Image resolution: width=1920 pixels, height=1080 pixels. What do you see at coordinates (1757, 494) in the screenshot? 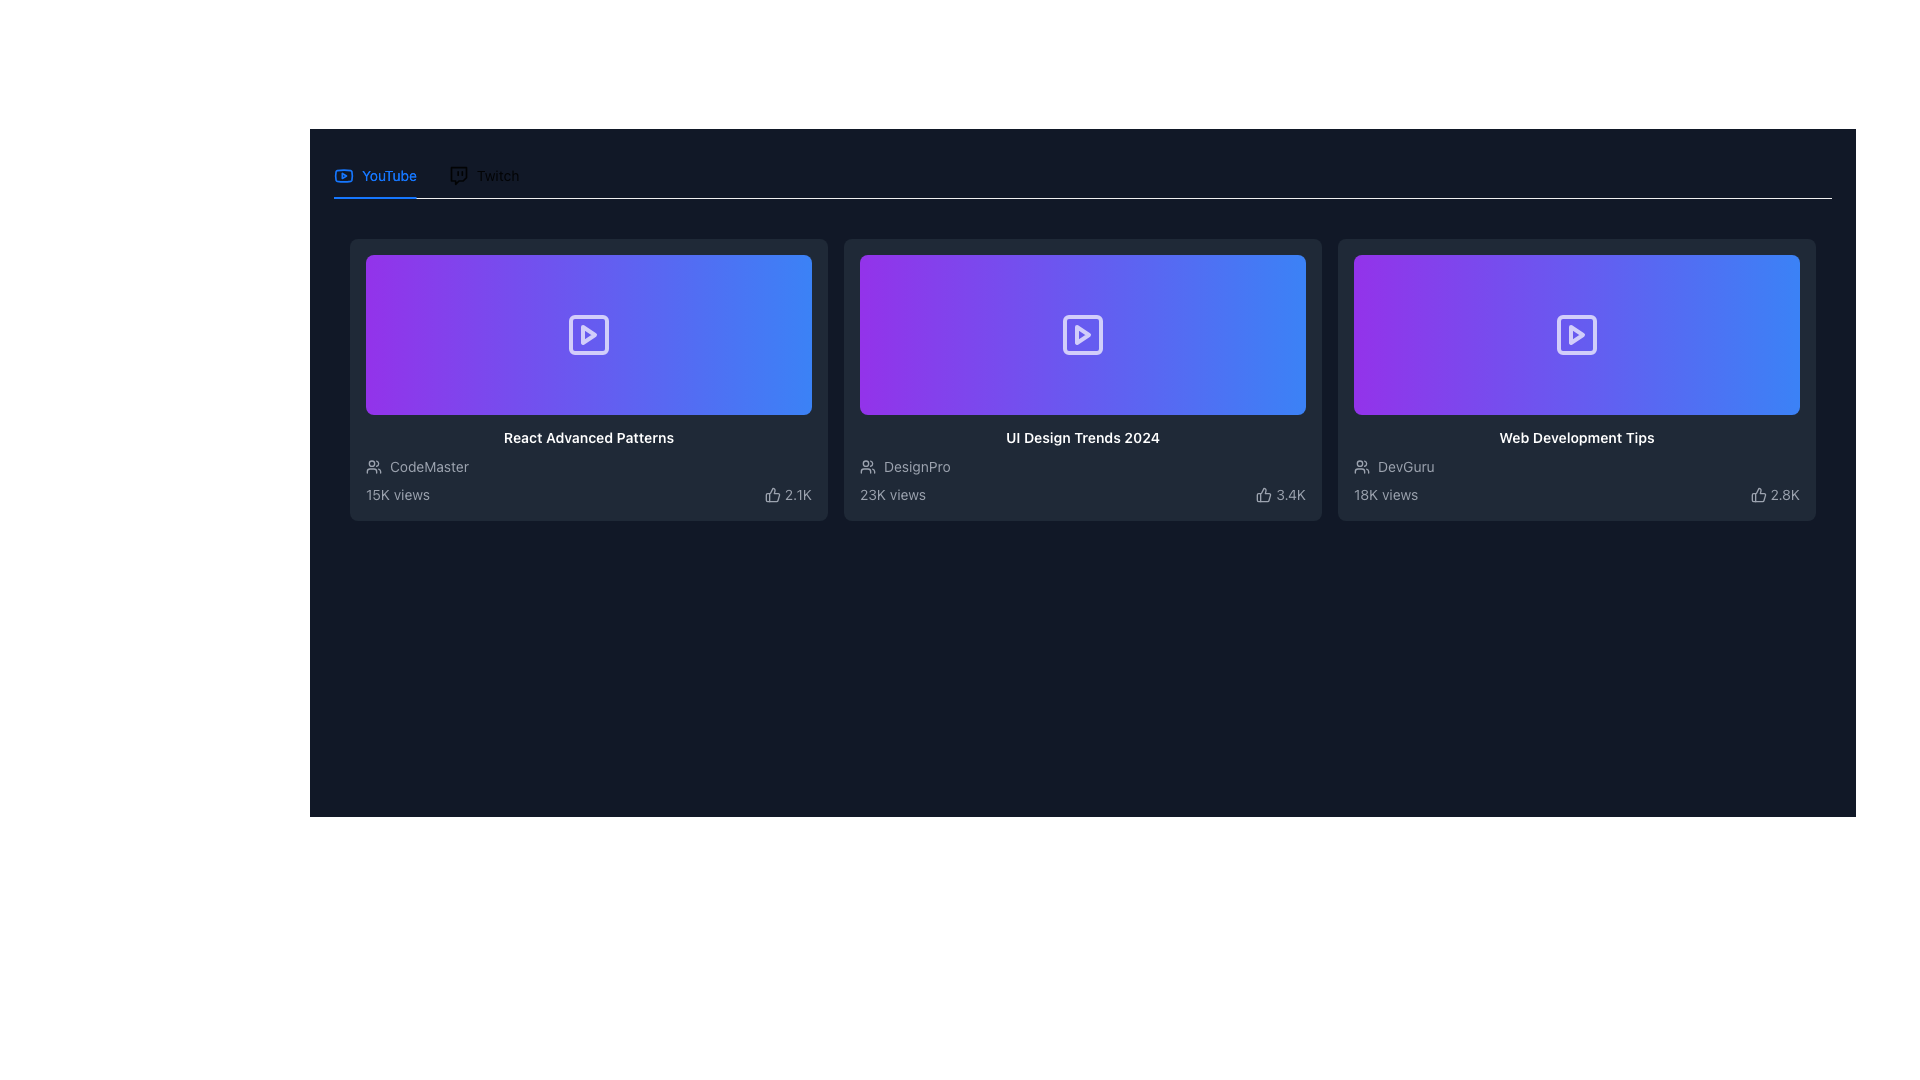
I see `the likes icon located at the bottom-right corner of the 'Web Development Tips' card, adjacent to the '2.8K' text` at bounding box center [1757, 494].